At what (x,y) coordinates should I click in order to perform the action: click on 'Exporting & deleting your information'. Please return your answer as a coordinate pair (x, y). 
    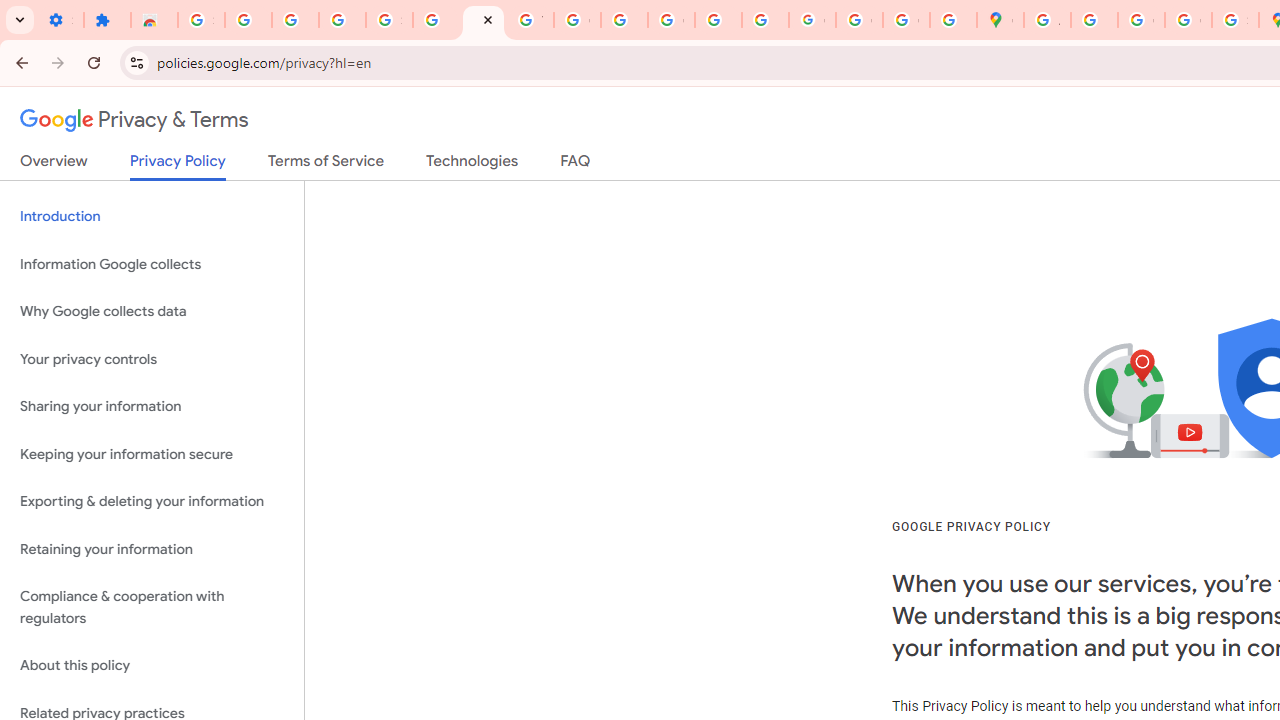
    Looking at the image, I should click on (151, 501).